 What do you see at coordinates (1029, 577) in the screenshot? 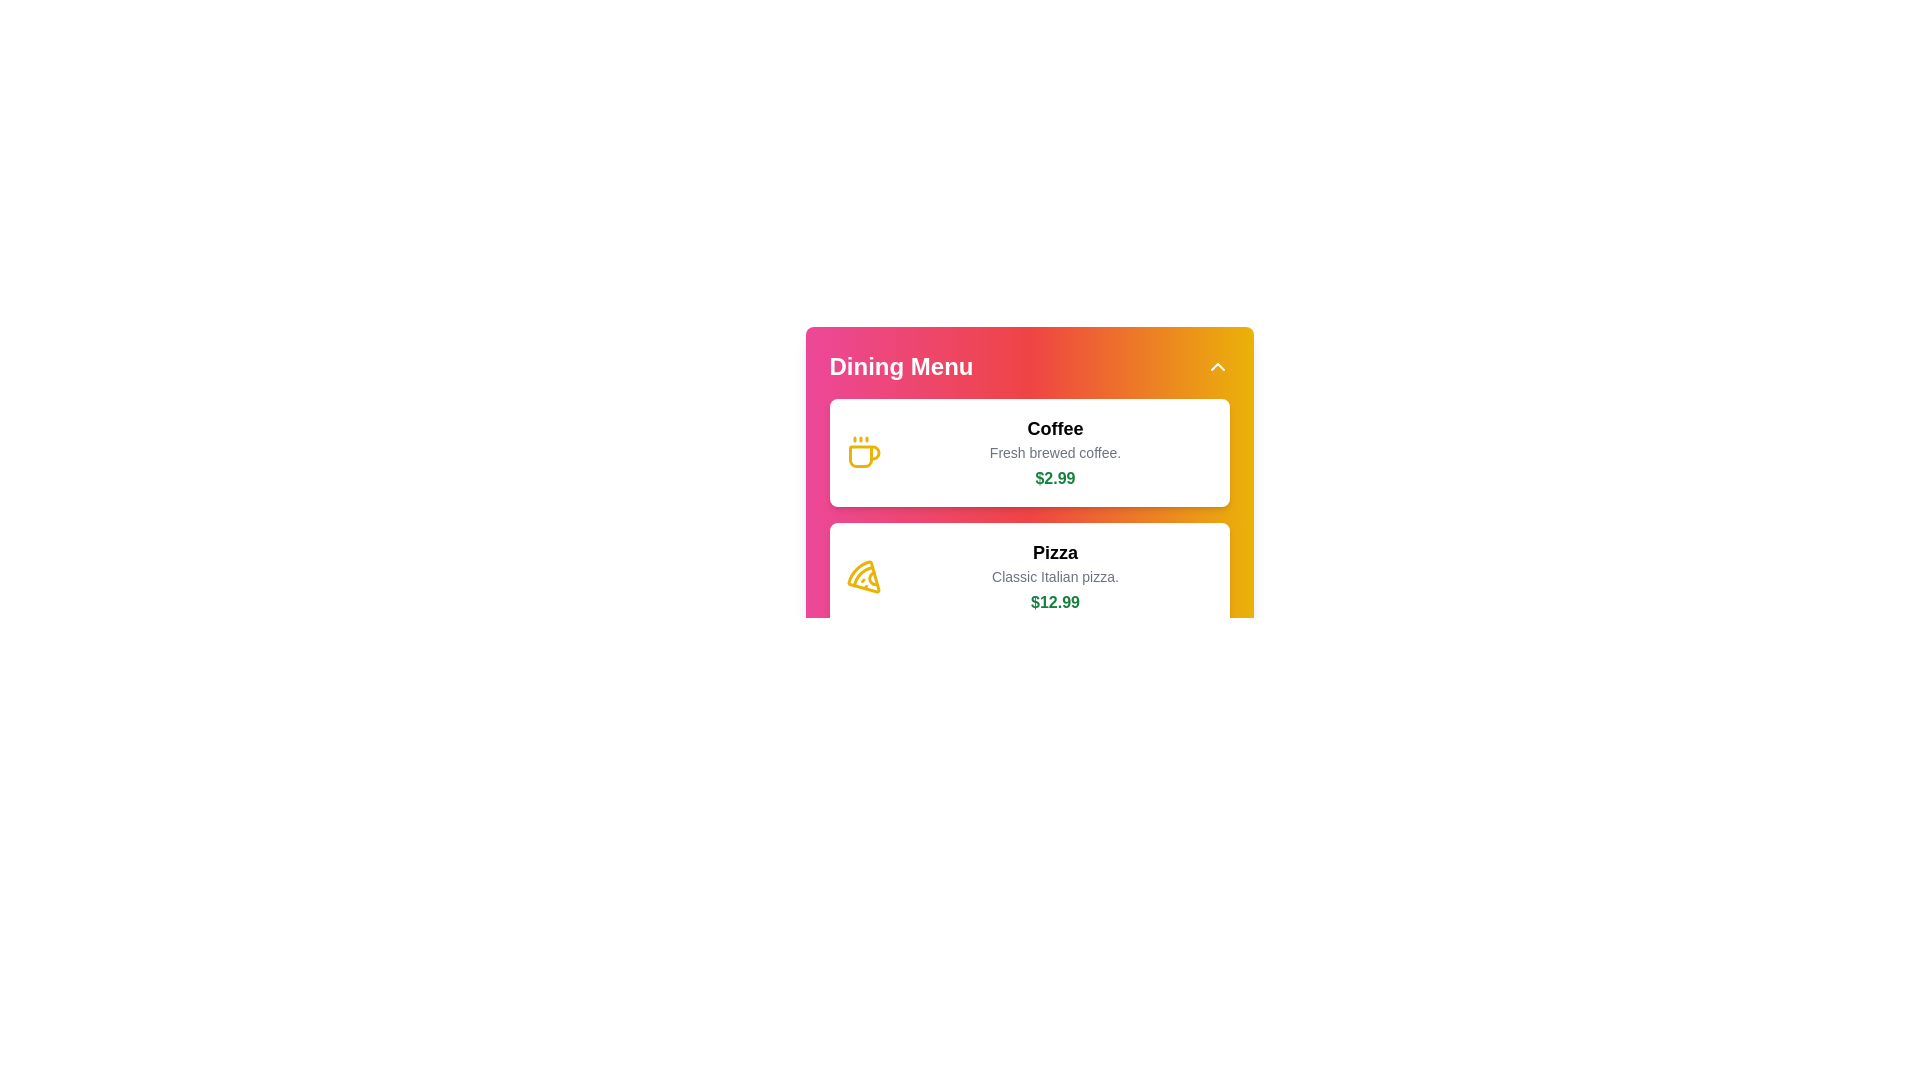
I see `the menu item Pizza to view its details` at bounding box center [1029, 577].